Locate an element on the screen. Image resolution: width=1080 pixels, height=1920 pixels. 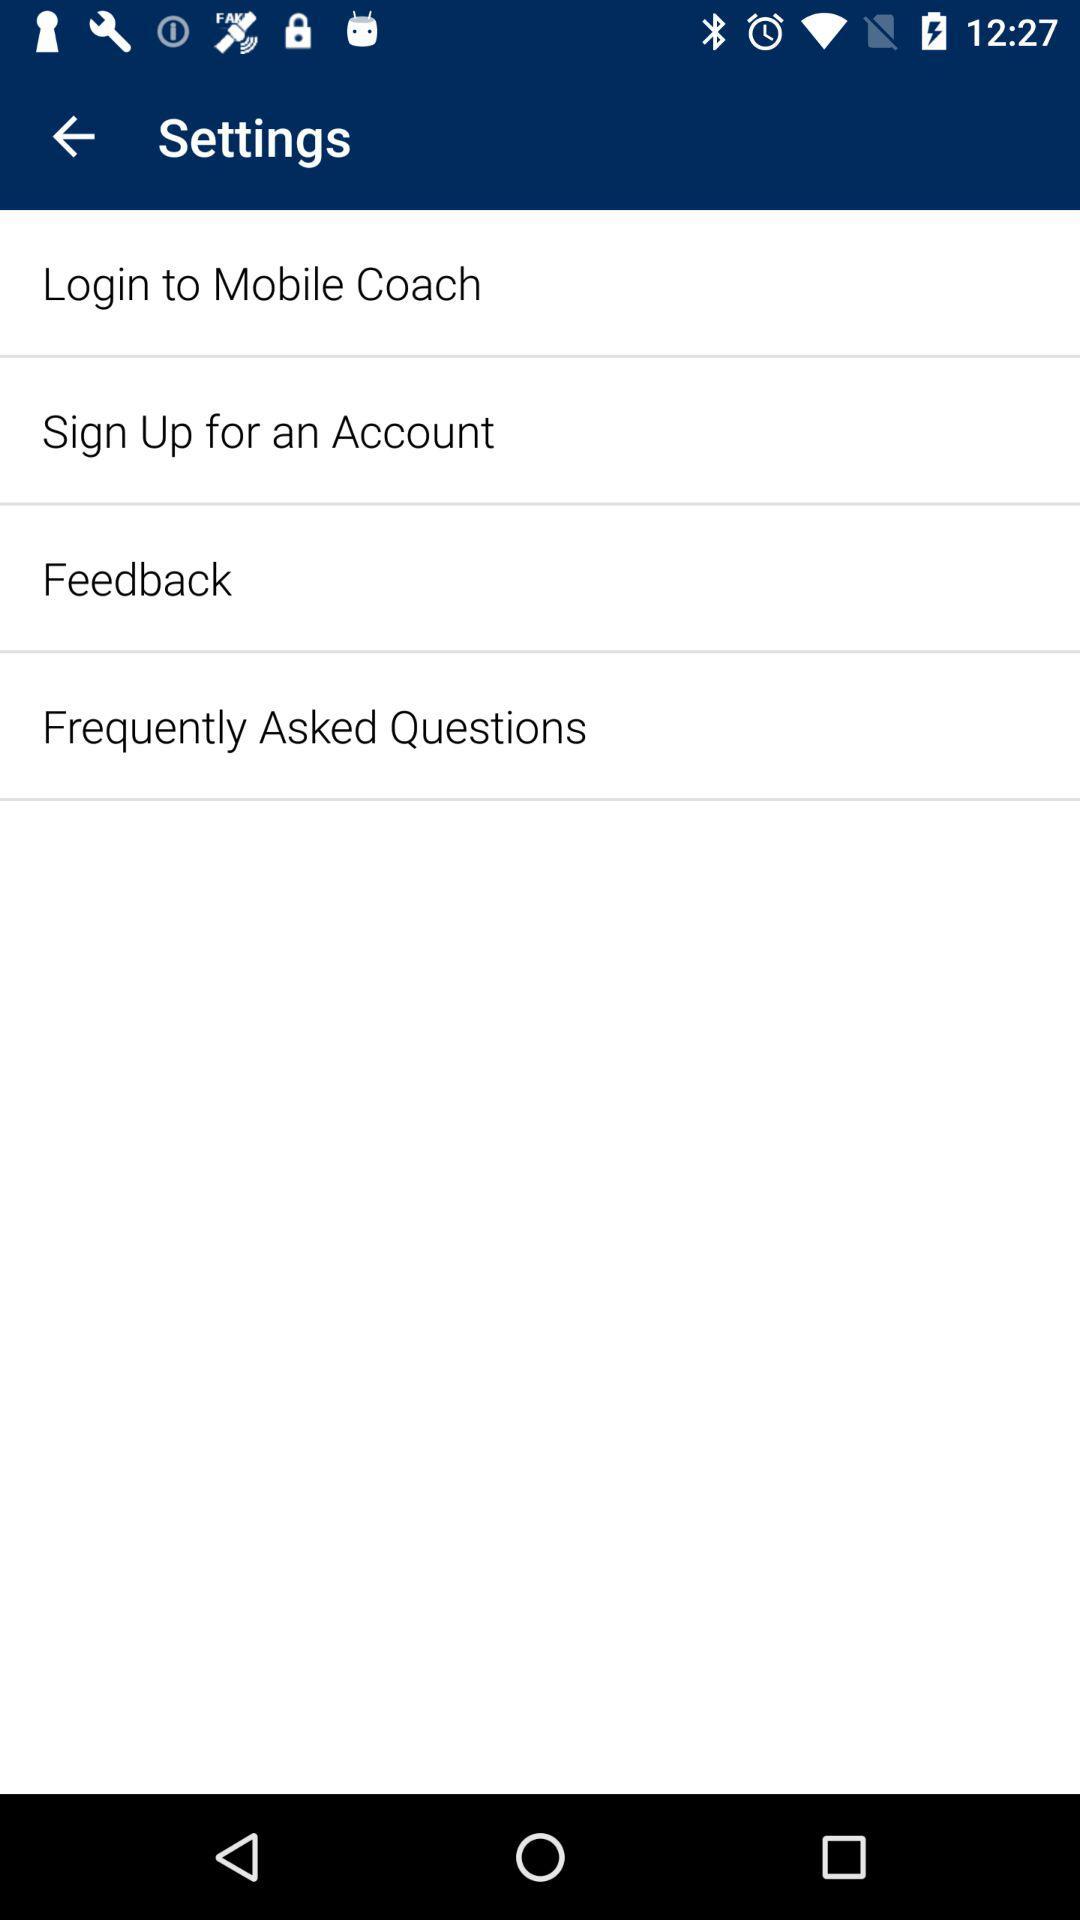
icon below the login to mobile item is located at coordinates (267, 429).